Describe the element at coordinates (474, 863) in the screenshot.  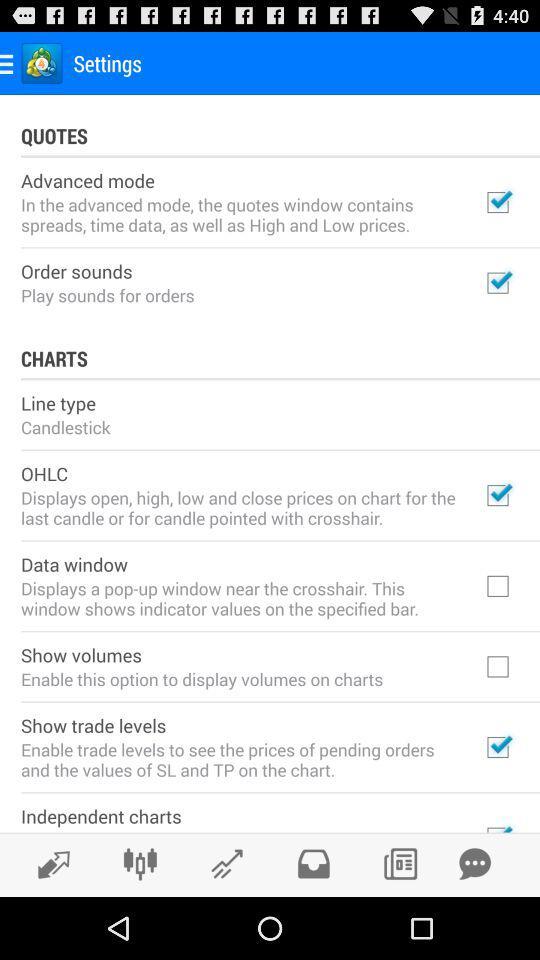
I see `open messages` at that location.